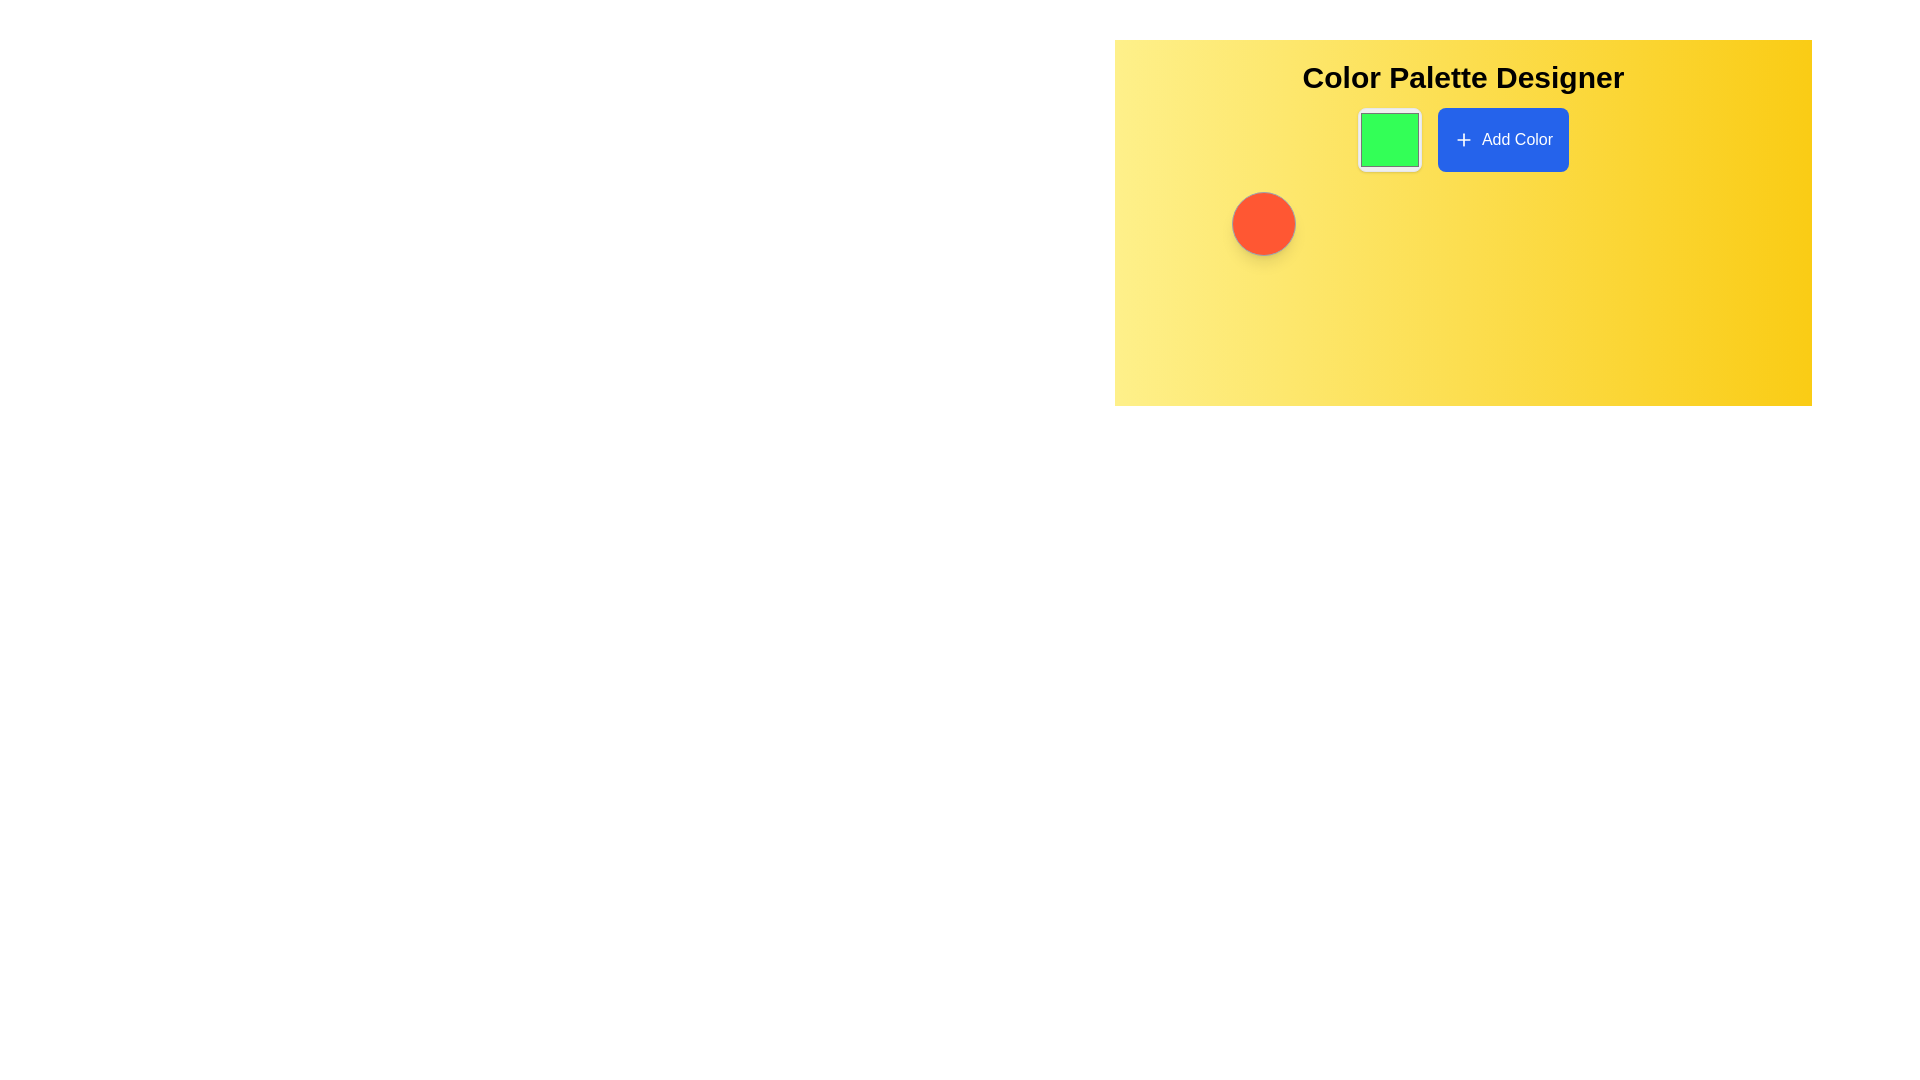 This screenshot has width=1920, height=1080. I want to click on the bold, large-sized text label displaying 'Color Palette Designer' located at the top-center of the interface, so click(1463, 76).